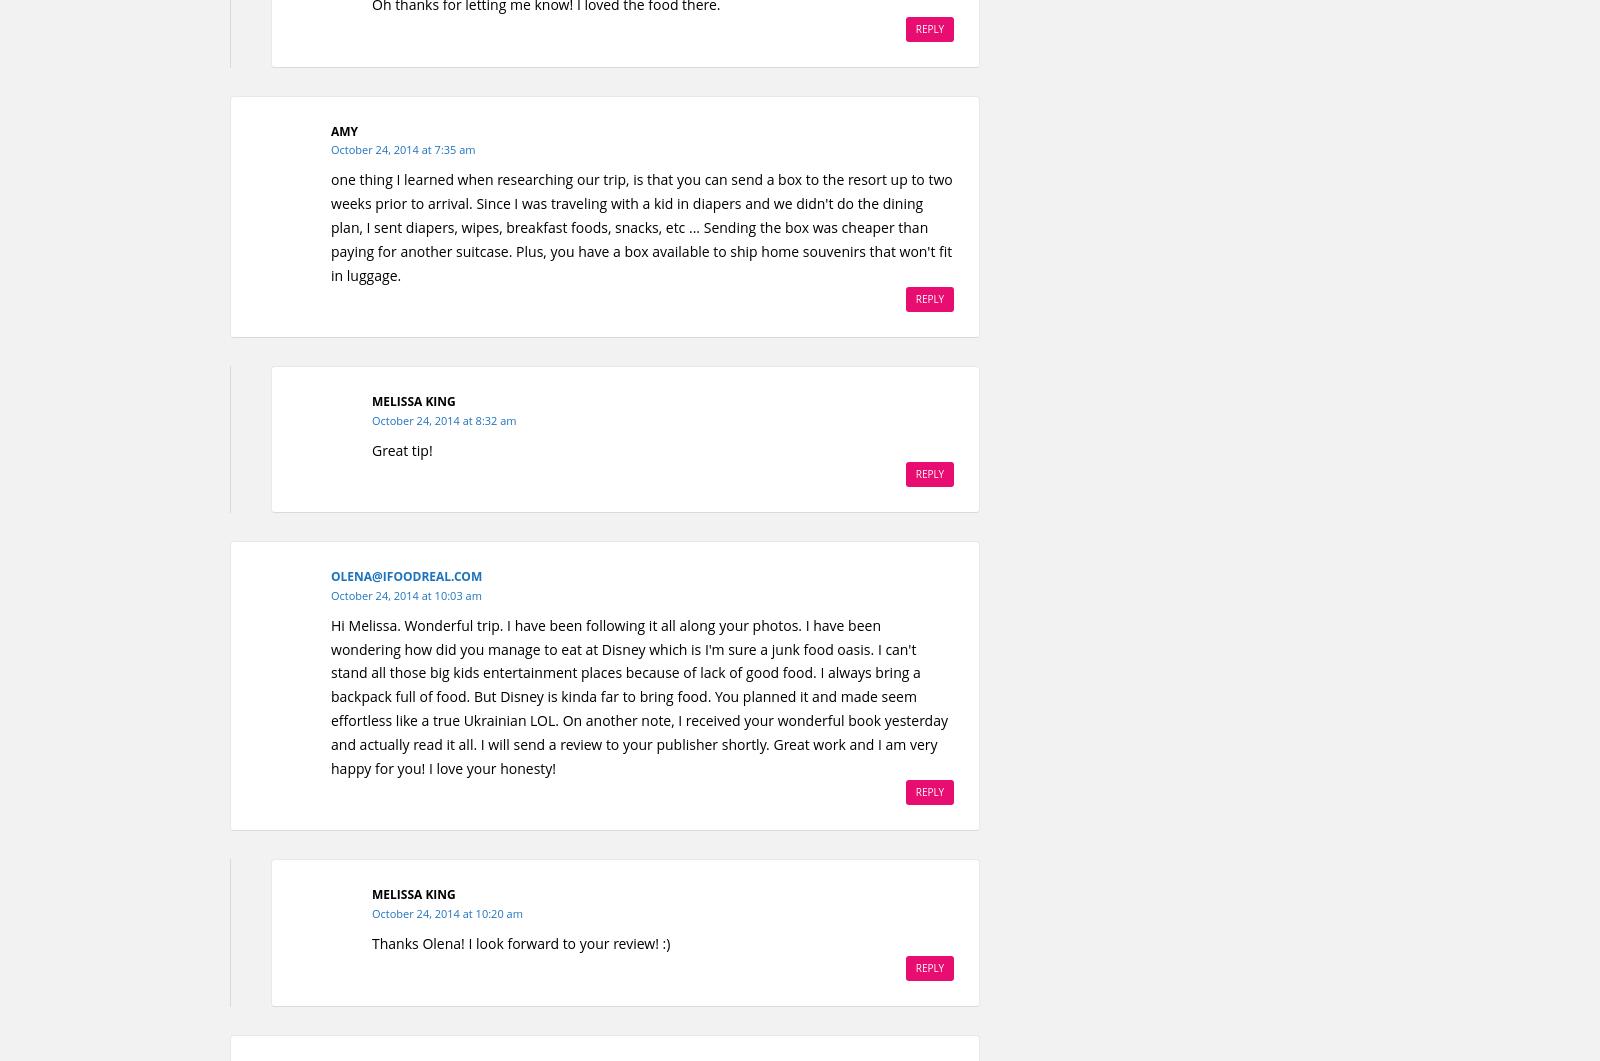 This screenshot has width=1600, height=1061. I want to click on 'Hi Melissa. Wonderful trip. I have been following it all along your photos. I have been wondering how did you manage to eat at Disney which is I'm sure a junk food oasis. I can't stand all those big kids entertainment places because of lack of good food. I always bring a backpack full of food. But Disney is kinda far to bring food. You planned it and made seem effortless like a true Ukrainian LOL. 
On another note, I received your wonderful book yesterday and actually read it all. I will send a review to your publisher shortly. Great work and I am very happy for you! I love your honesty!', so click(639, 695).